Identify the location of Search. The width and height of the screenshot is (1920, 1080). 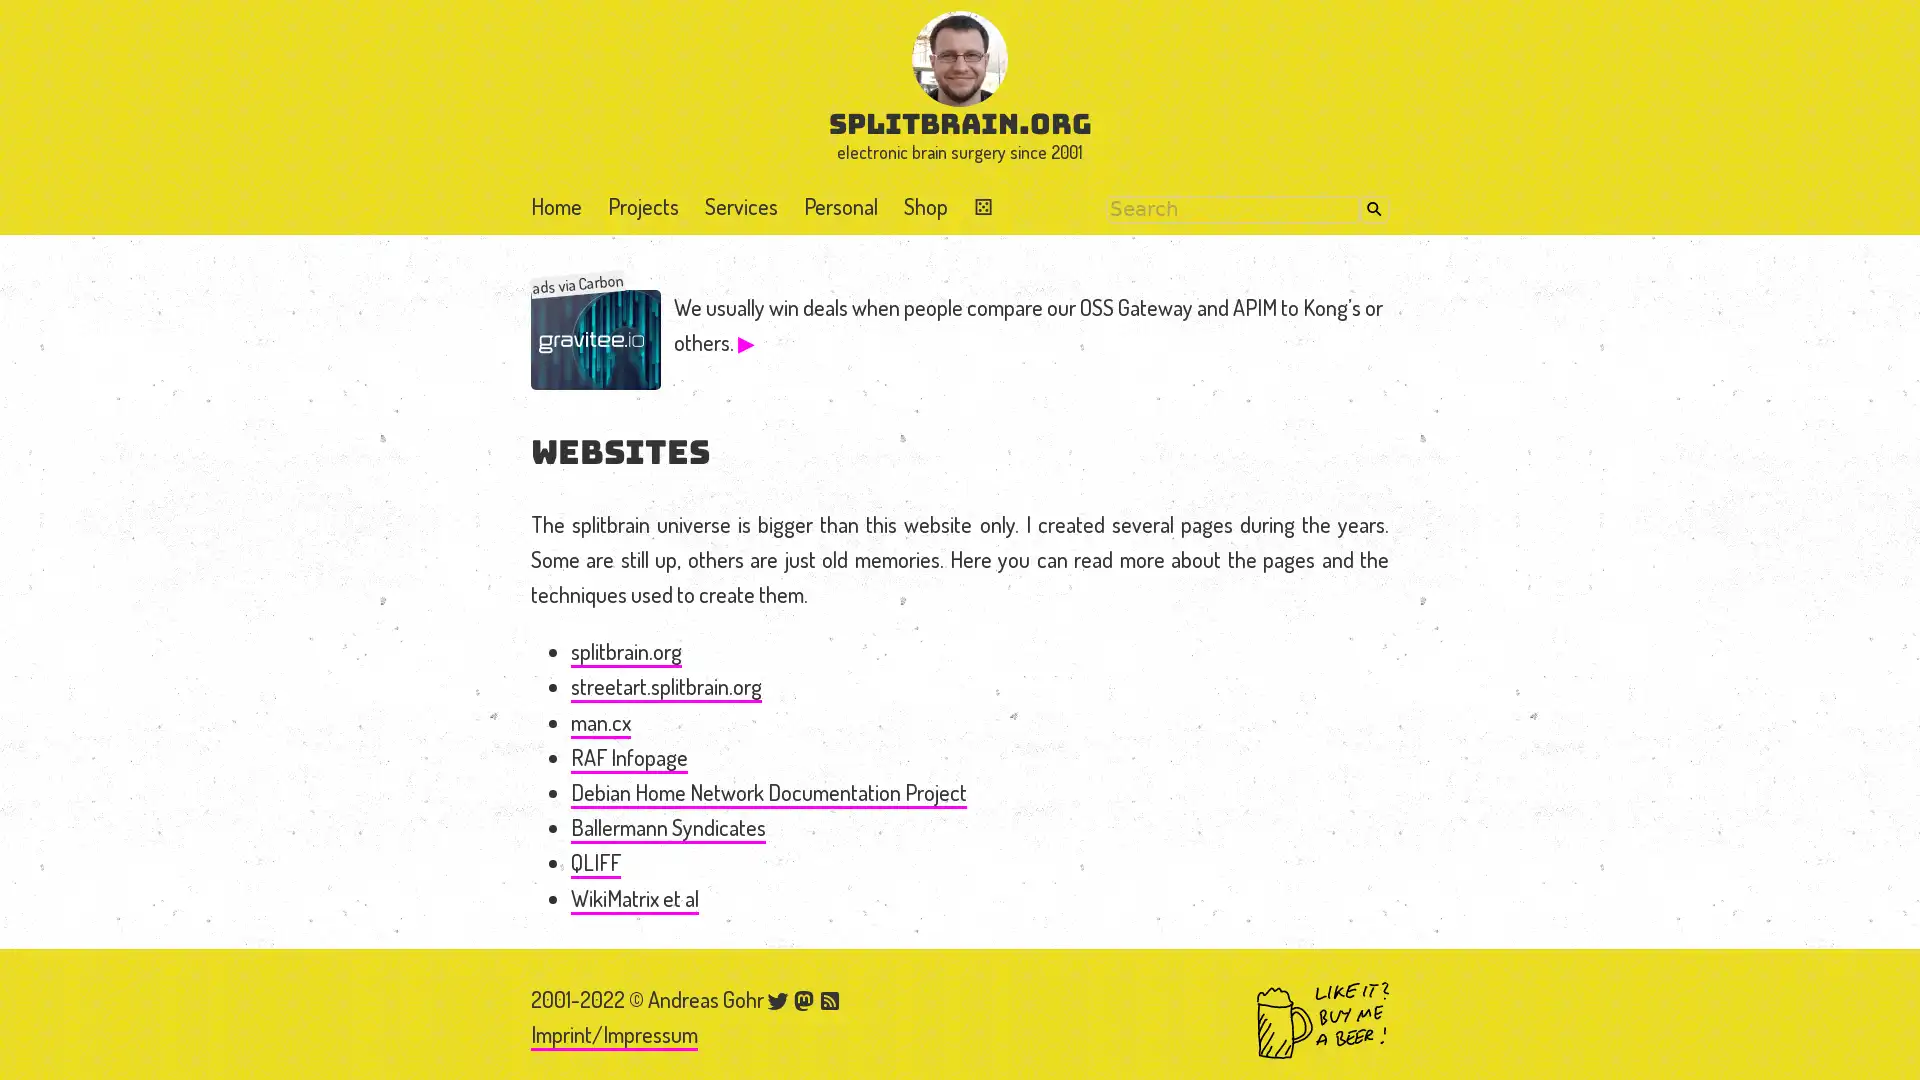
(1373, 209).